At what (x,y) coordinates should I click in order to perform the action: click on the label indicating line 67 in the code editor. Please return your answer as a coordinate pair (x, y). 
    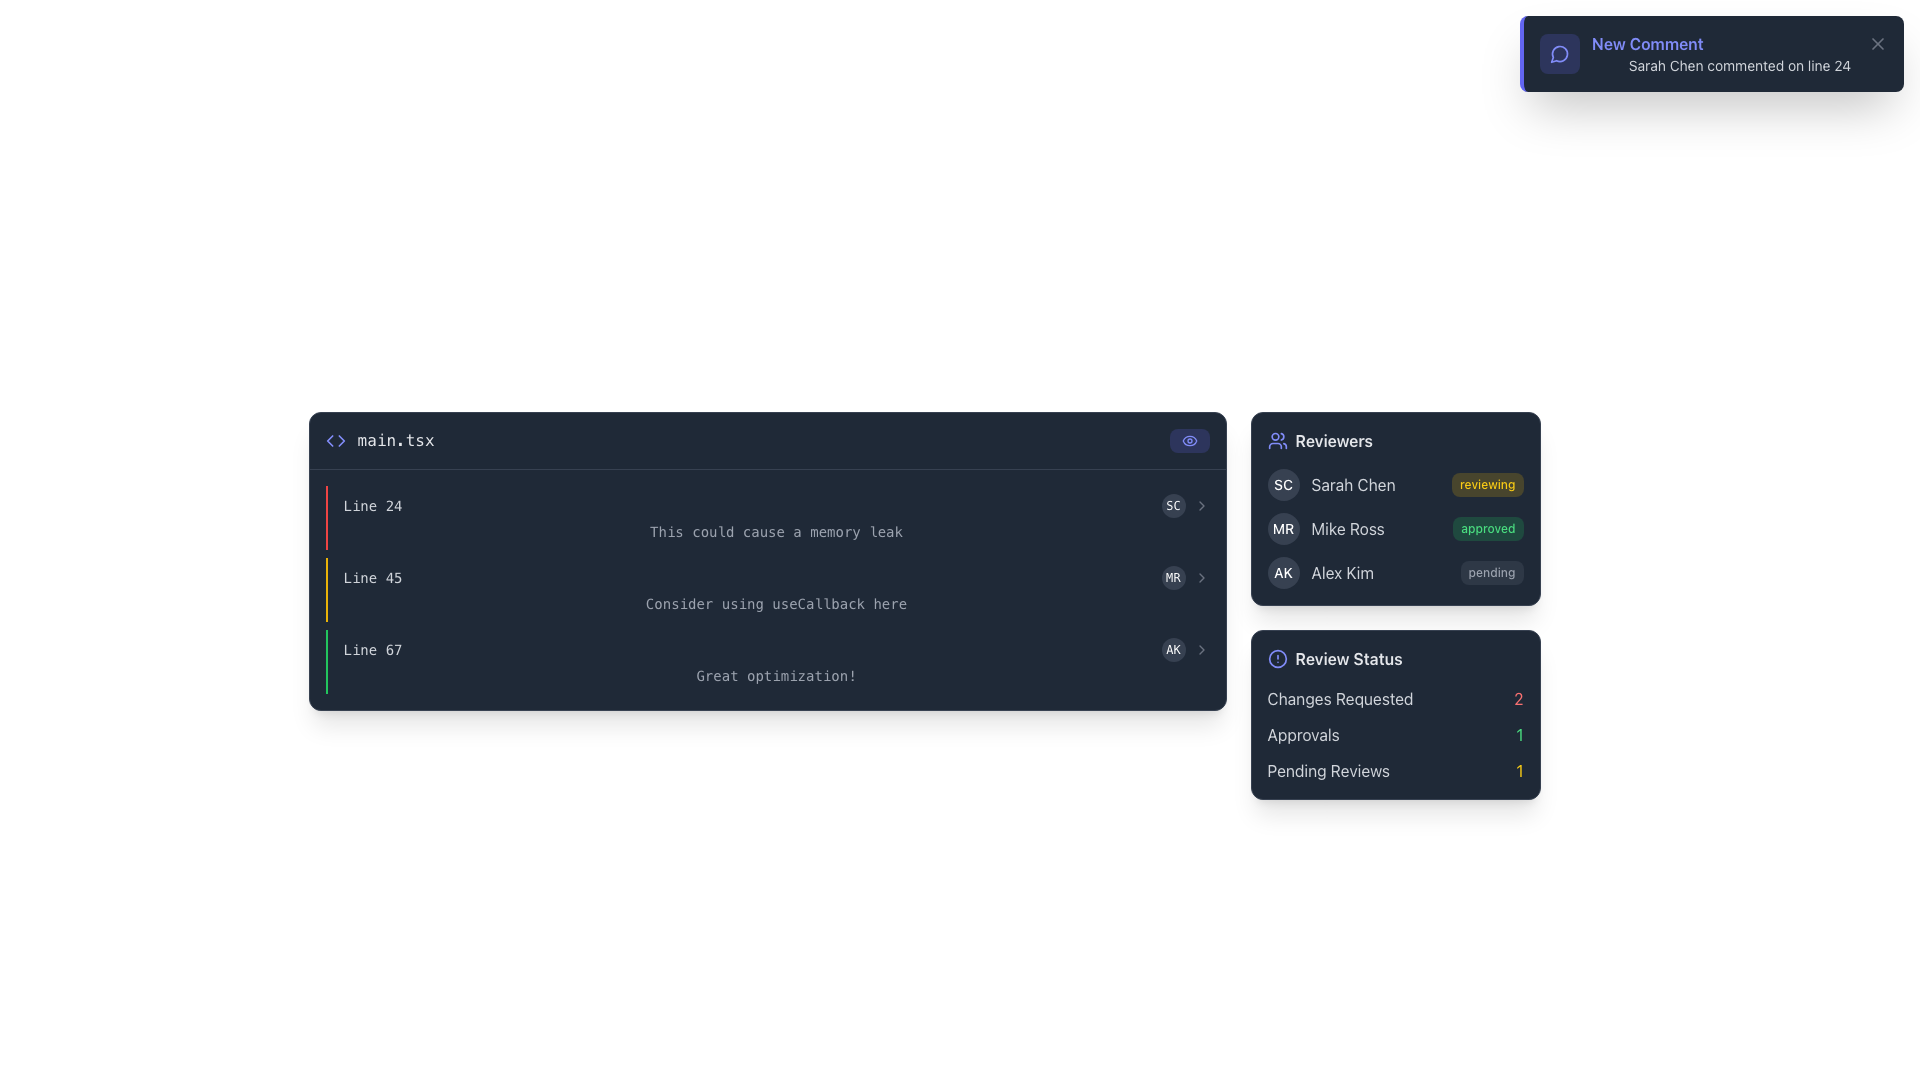
    Looking at the image, I should click on (373, 650).